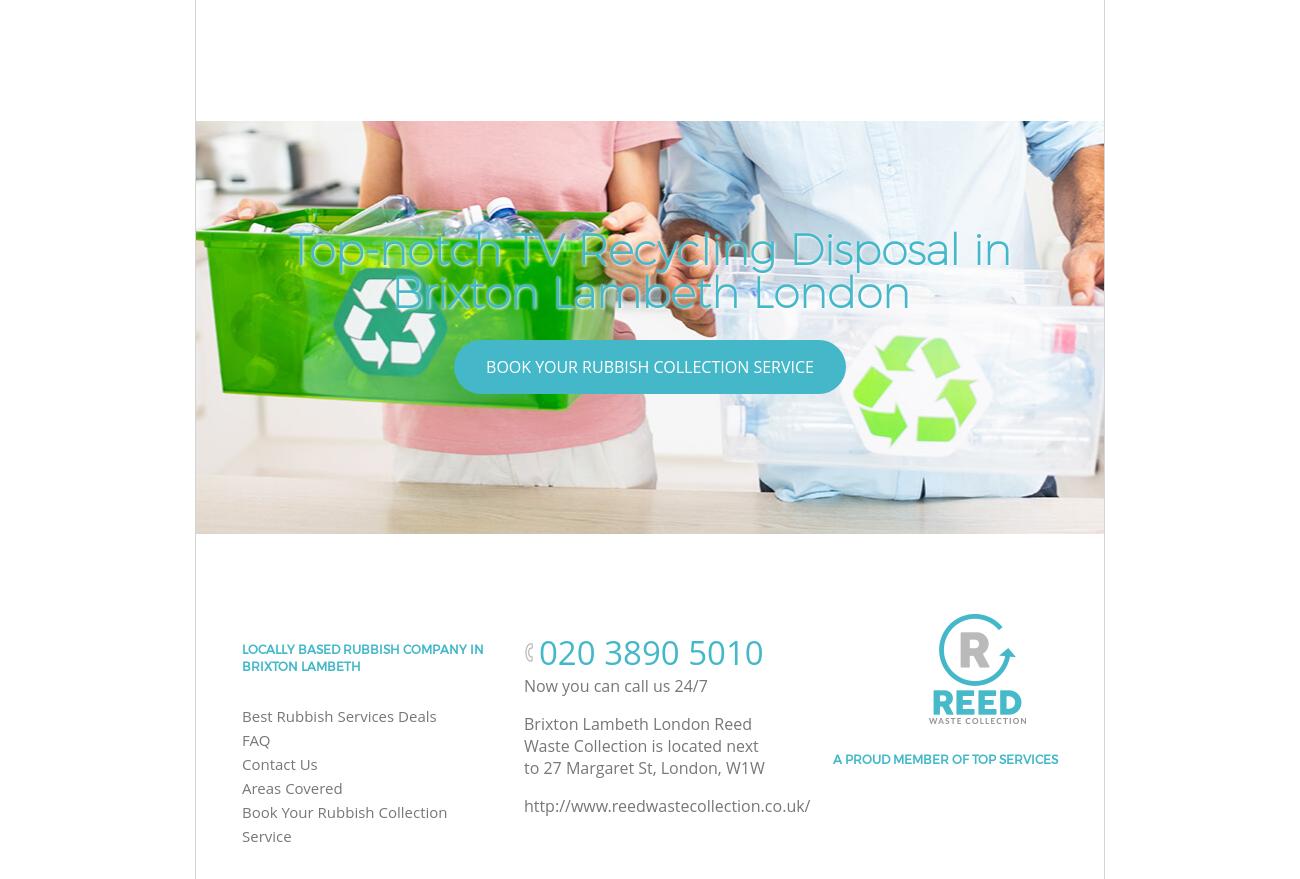 The image size is (1300, 879). I want to click on 'http://www.reedwastecollection.co.uk/', so click(665, 805).